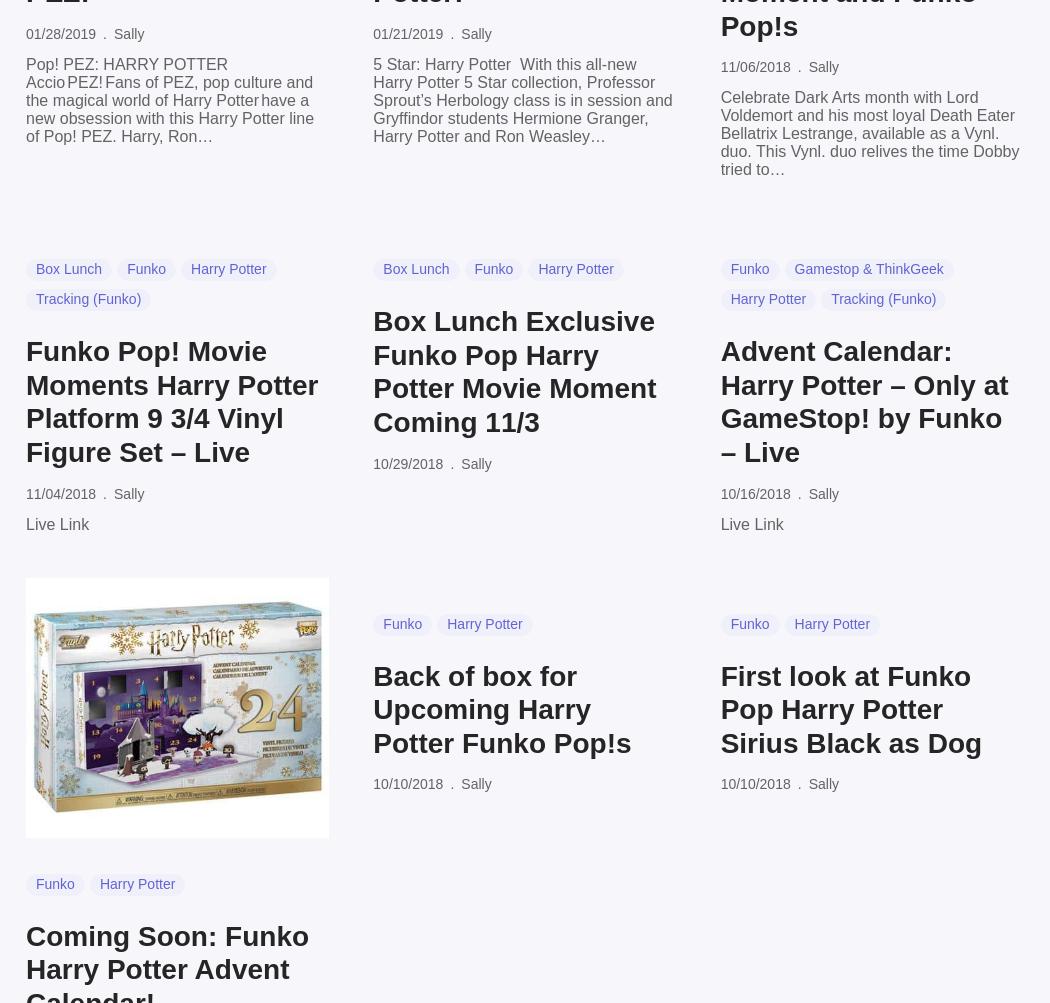 Image resolution: width=1050 pixels, height=1003 pixels. I want to click on 'Box Lunch Exclusive Funko Pop Harry Potter Movie Moment Coming 11/3', so click(513, 370).